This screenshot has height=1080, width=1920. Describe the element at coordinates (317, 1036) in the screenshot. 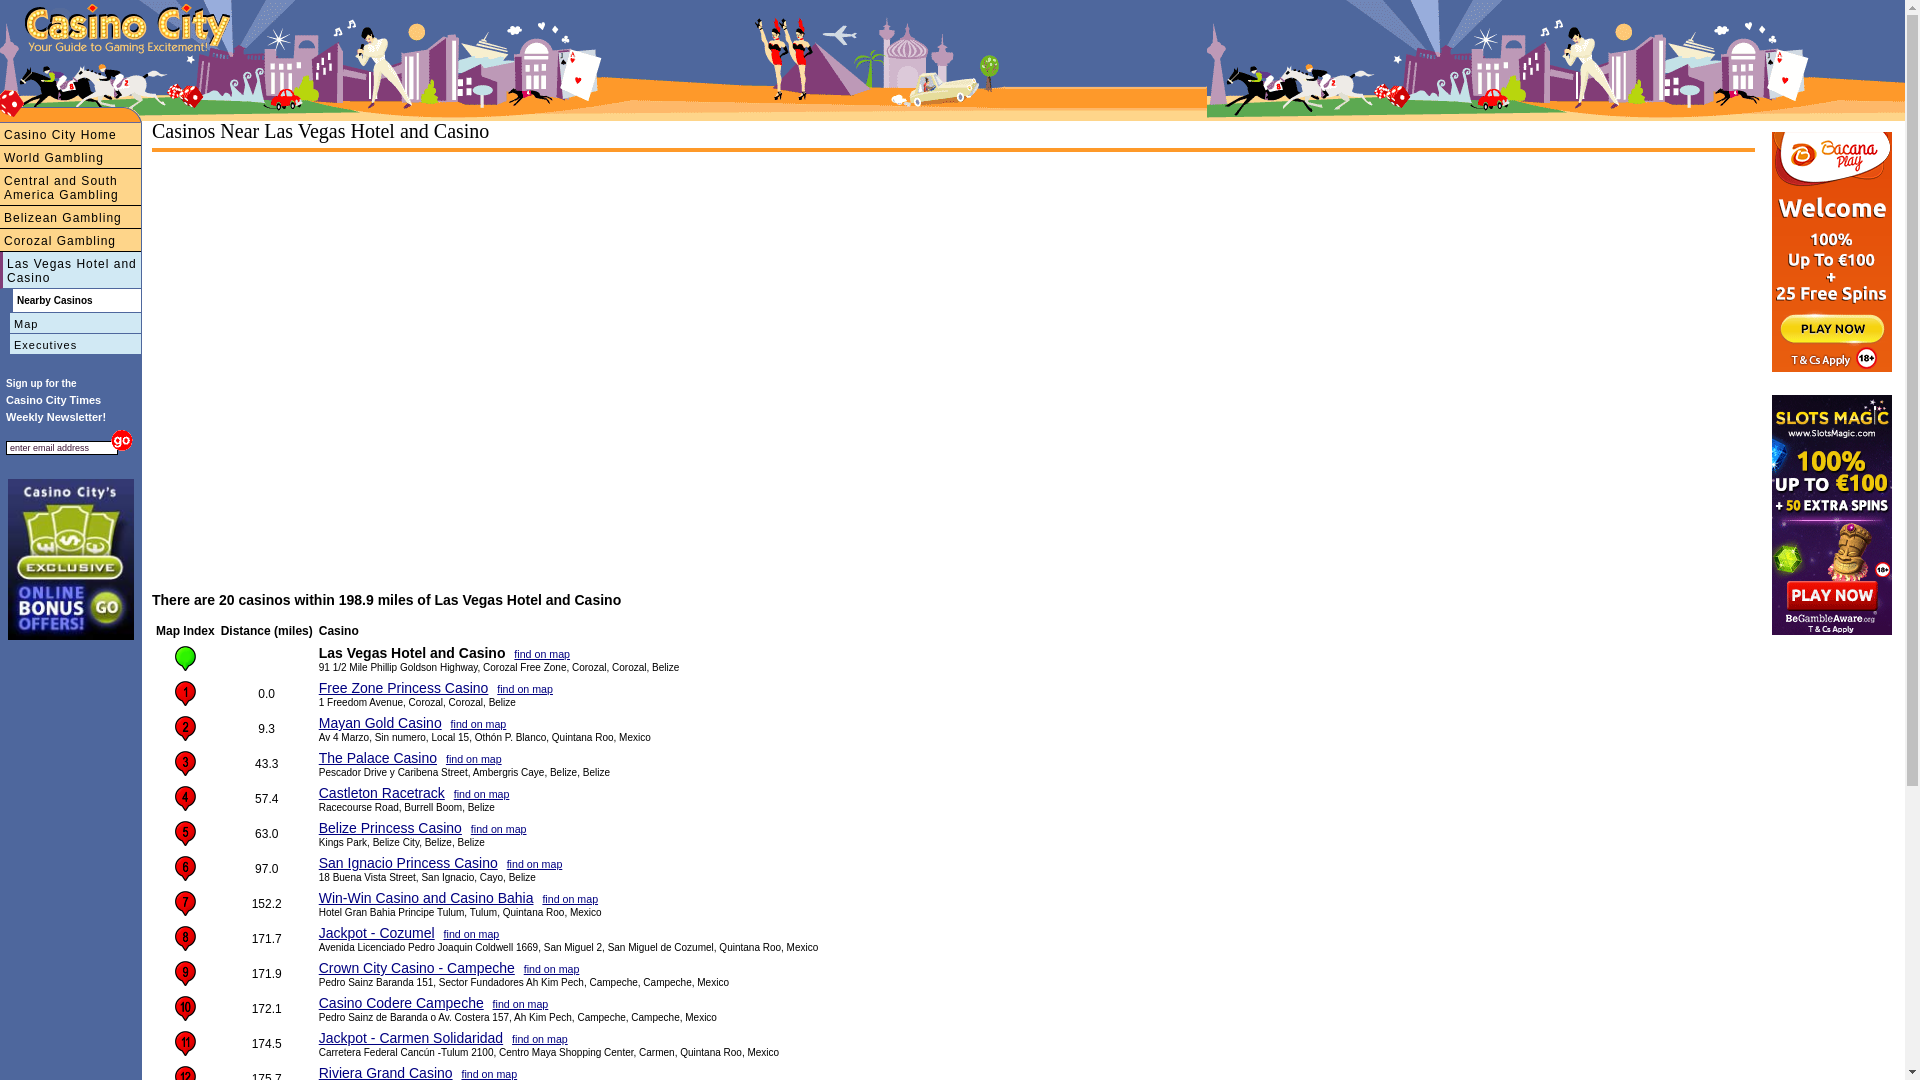

I see `'Jackpot - Carmen Solidaridad'` at that location.